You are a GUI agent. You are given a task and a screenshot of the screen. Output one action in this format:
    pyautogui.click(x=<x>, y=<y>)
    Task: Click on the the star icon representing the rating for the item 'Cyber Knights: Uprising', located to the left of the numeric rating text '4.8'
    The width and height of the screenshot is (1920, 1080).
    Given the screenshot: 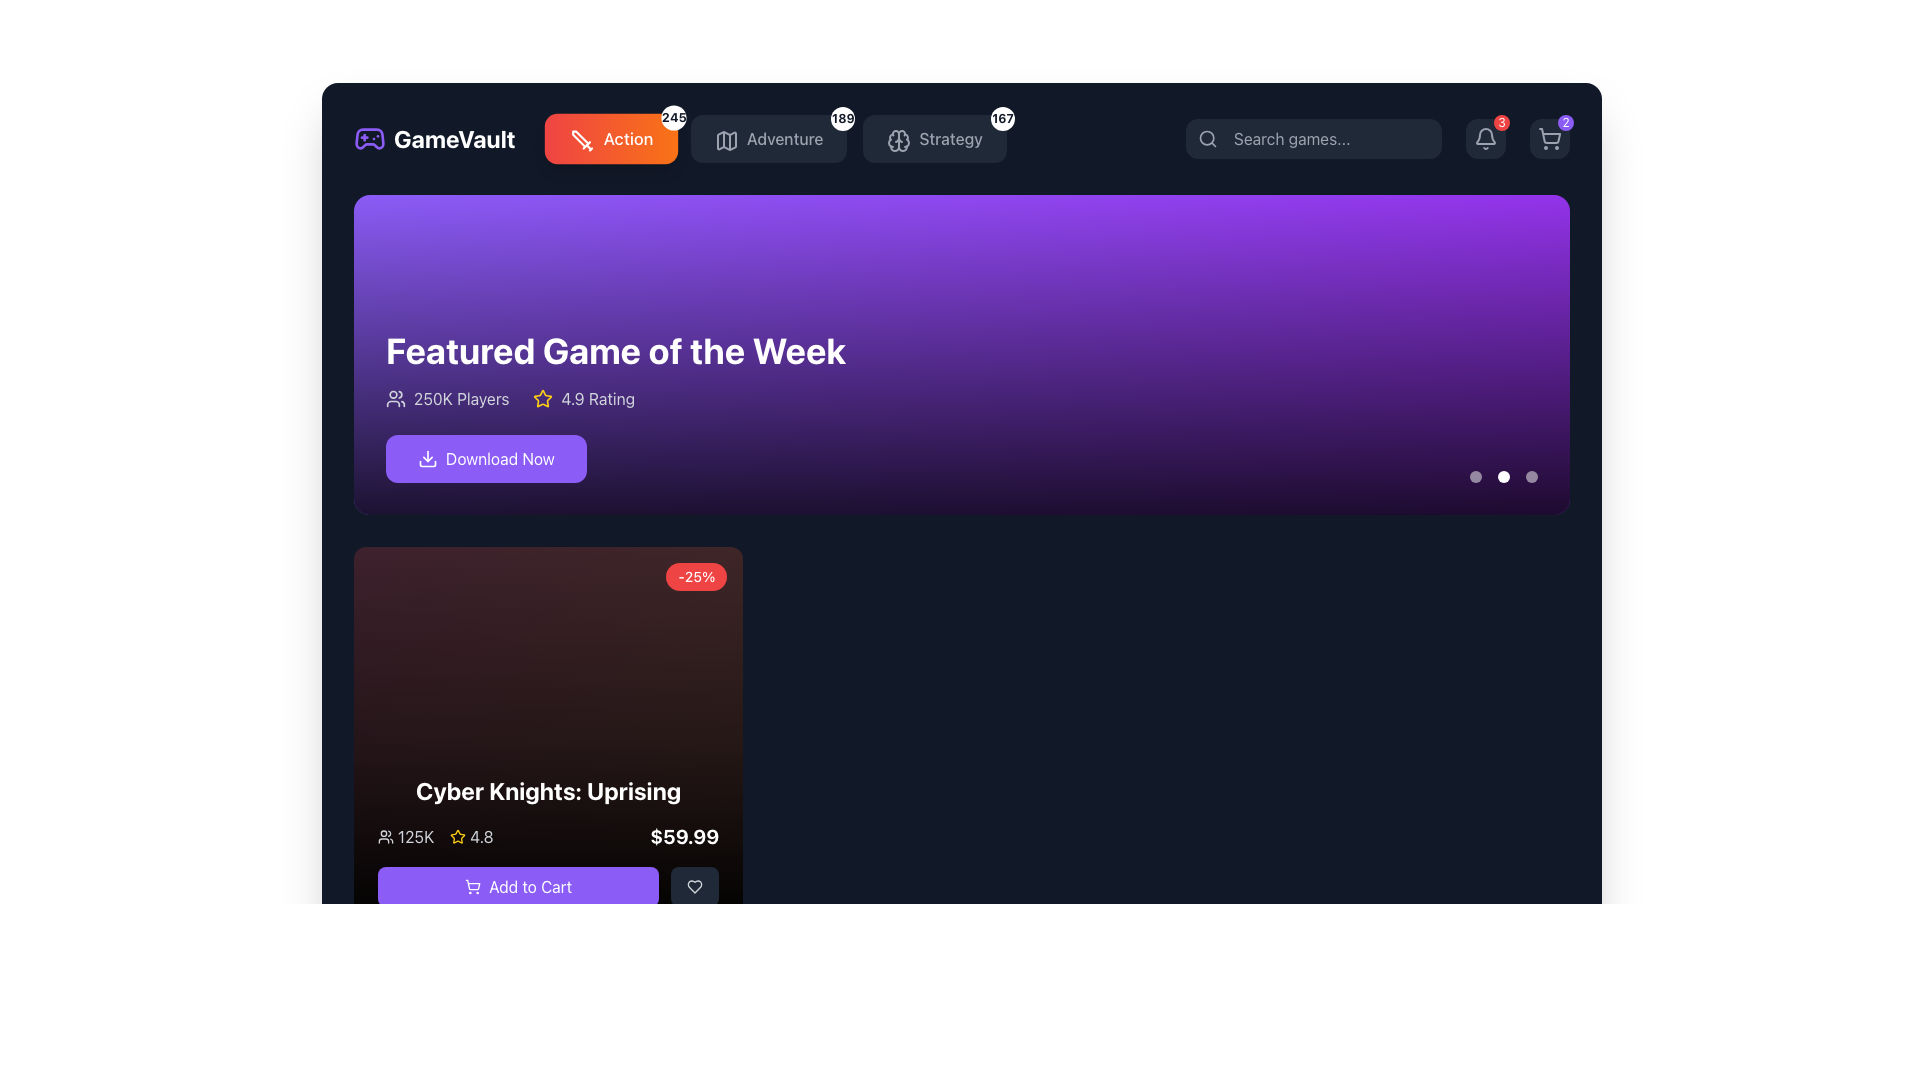 What is the action you would take?
    pyautogui.click(x=457, y=837)
    